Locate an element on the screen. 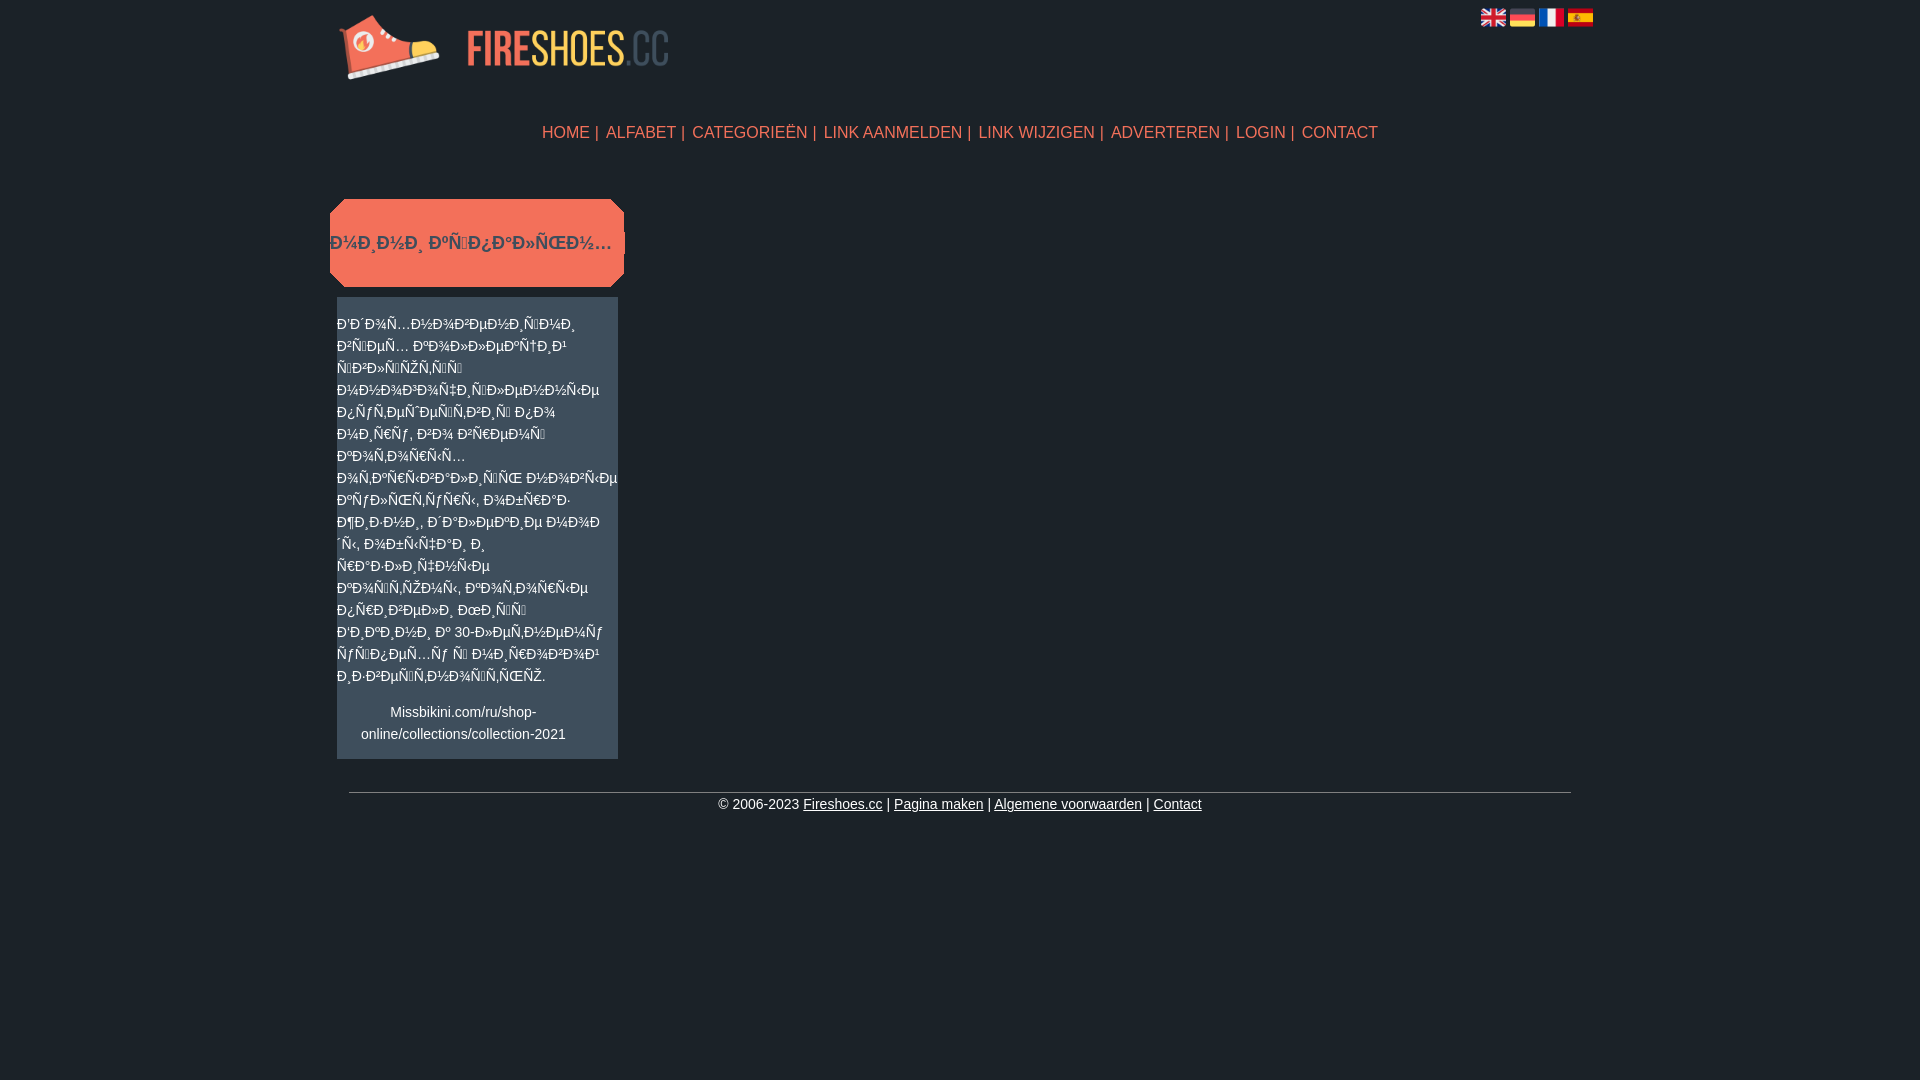 This screenshot has height=1080, width=1920. 'HOME' is located at coordinates (569, 132).